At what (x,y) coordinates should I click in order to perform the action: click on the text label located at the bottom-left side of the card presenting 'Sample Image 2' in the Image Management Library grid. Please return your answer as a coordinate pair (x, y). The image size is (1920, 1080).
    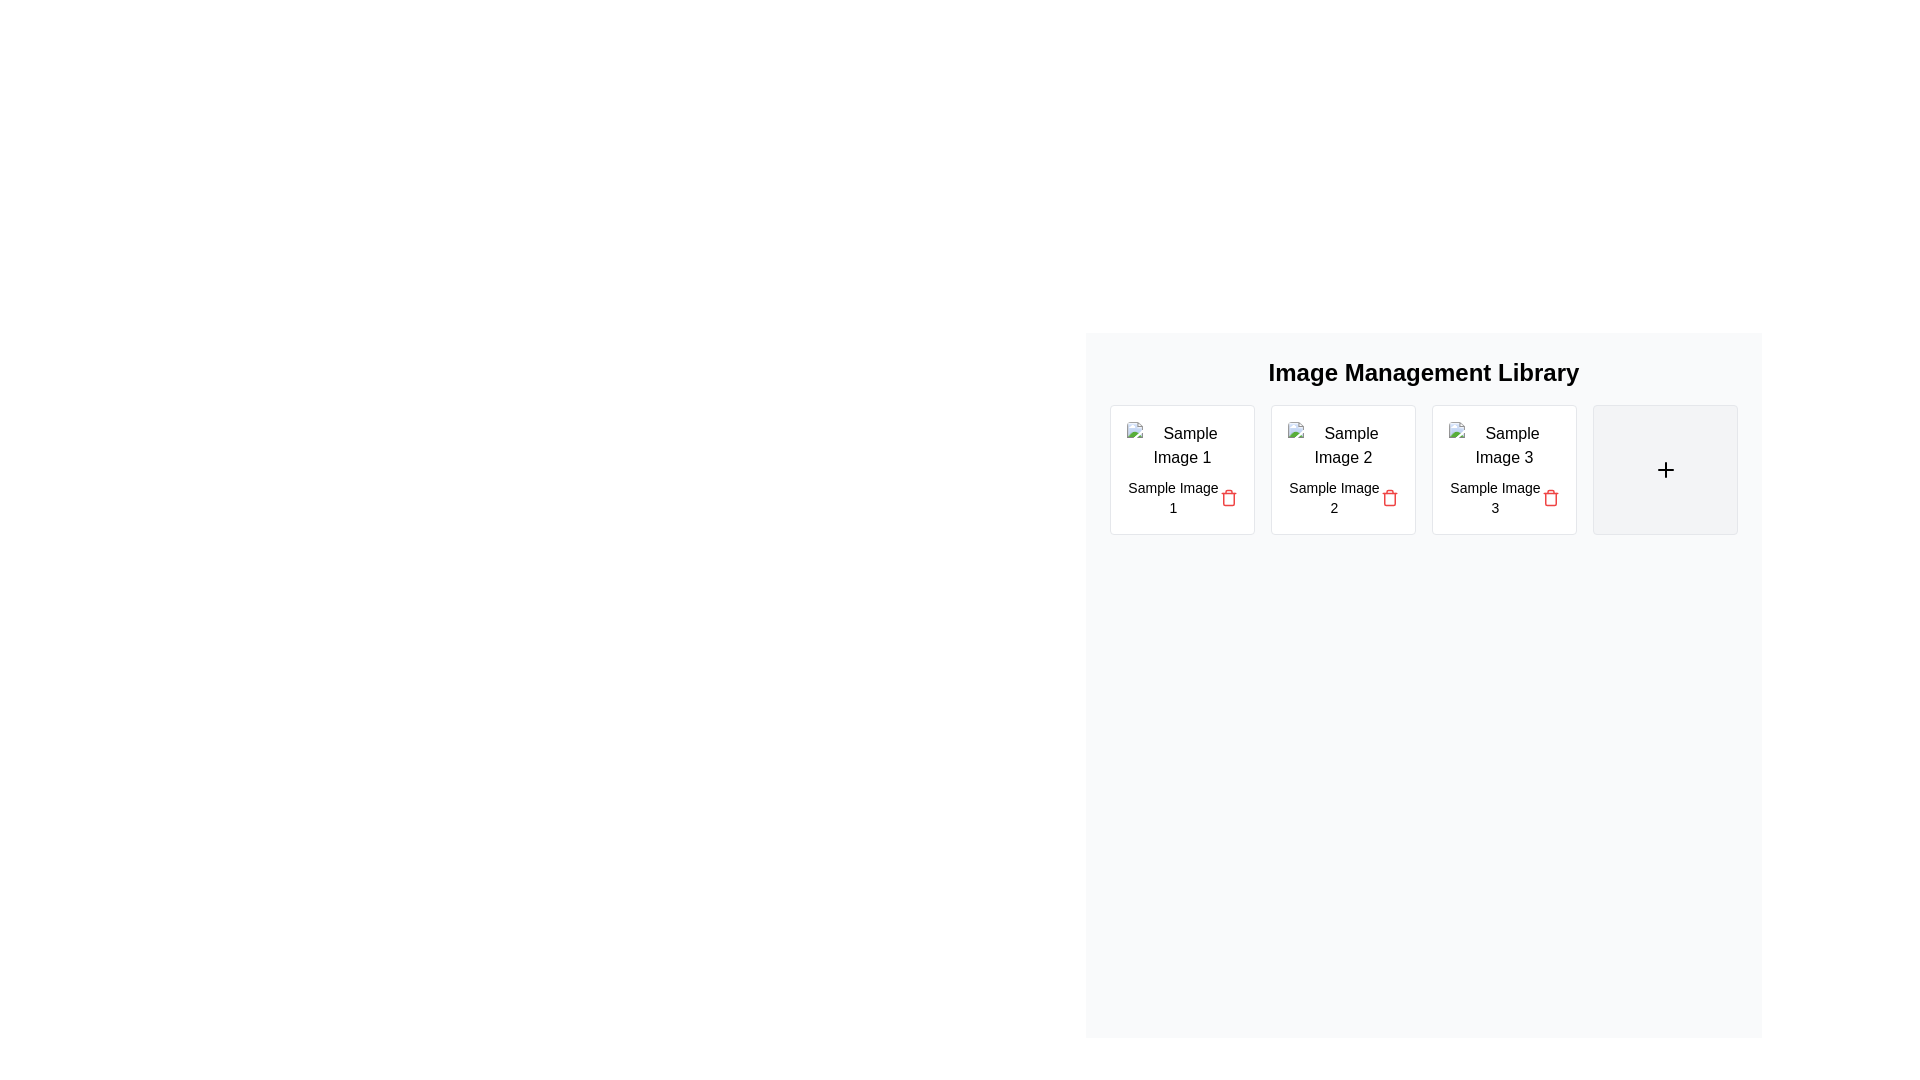
    Looking at the image, I should click on (1343, 496).